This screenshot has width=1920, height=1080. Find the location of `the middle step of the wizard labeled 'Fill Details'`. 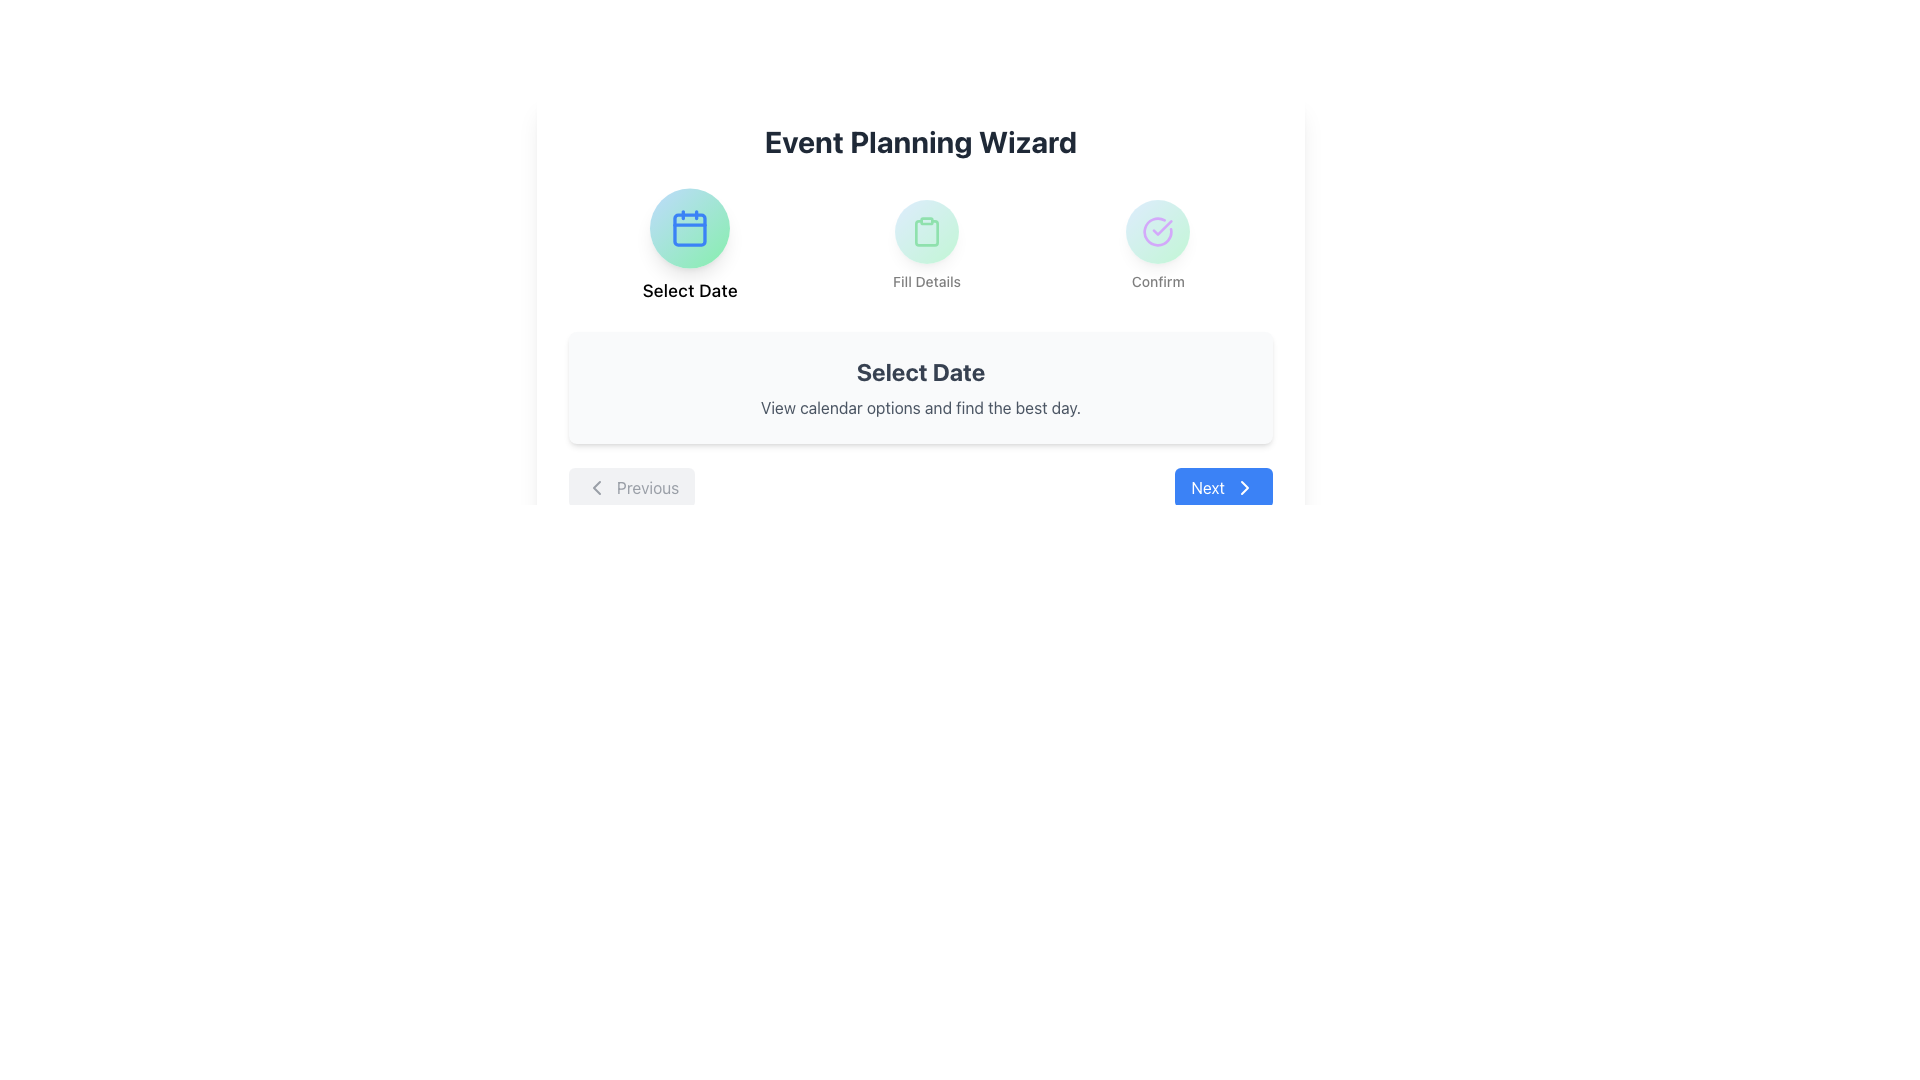

the middle step of the wizard labeled 'Fill Details' is located at coordinates (920, 245).